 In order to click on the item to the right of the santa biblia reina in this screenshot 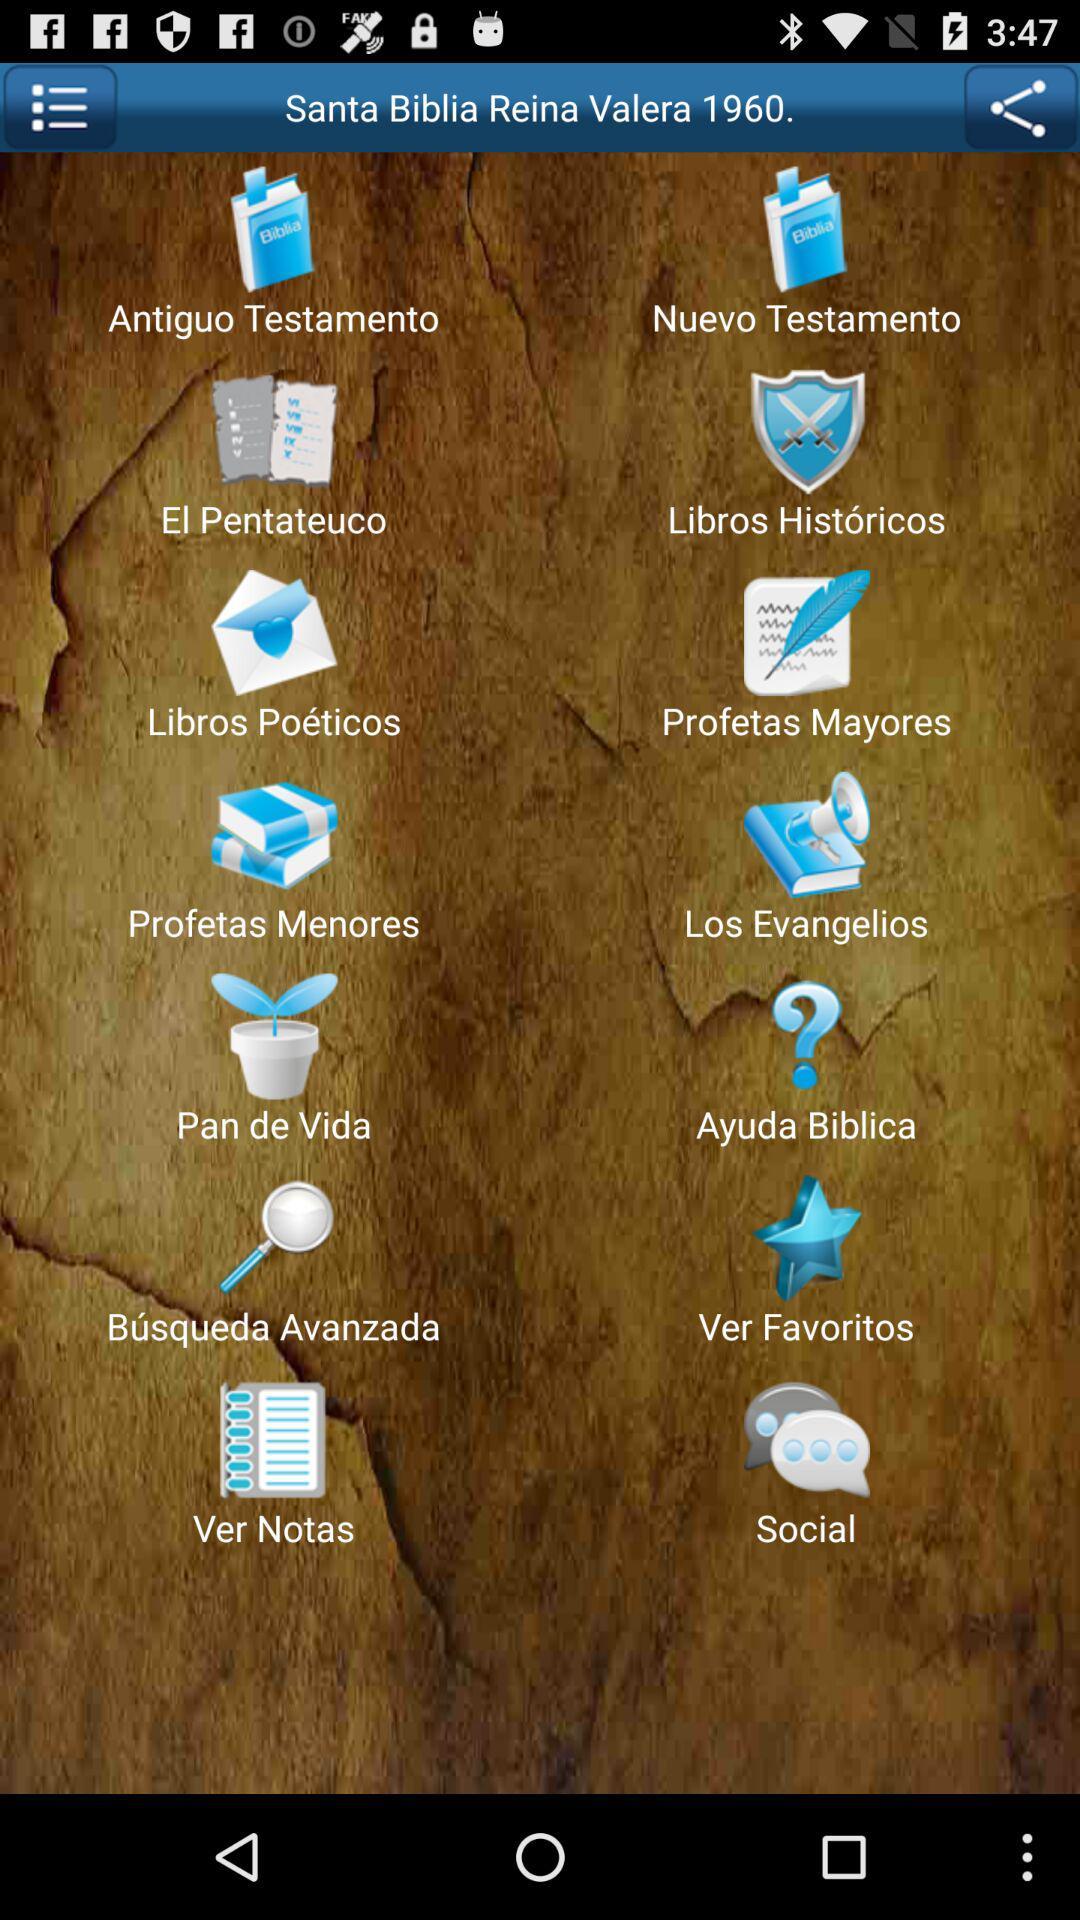, I will do `click(1020, 106)`.